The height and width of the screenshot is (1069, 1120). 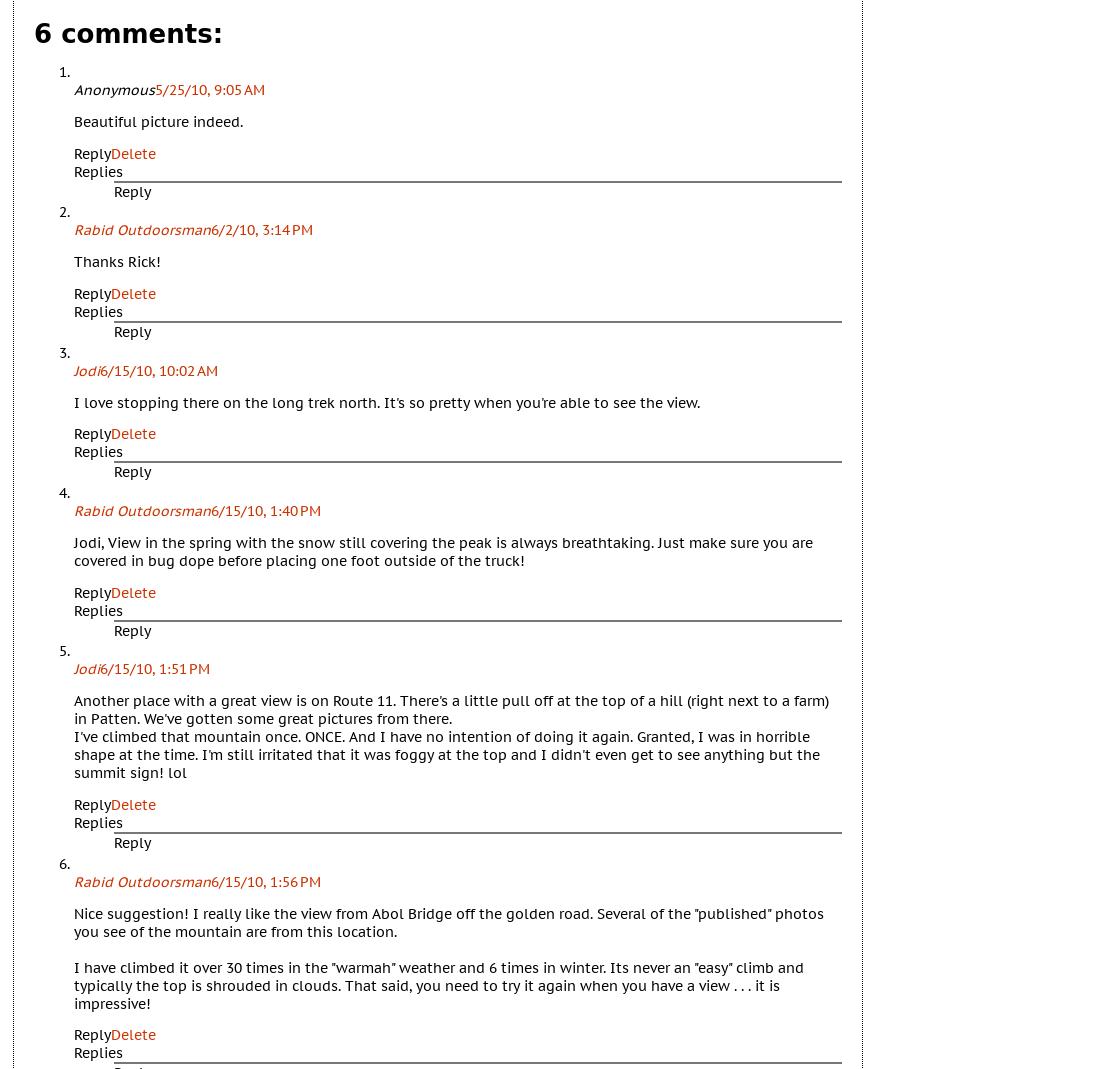 I want to click on 'Another place with a great view is on Route 11.  There's a little pull off at the top of a hill (right next to a farm) in Patten.  We've gotten some great pictures from there.', so click(x=451, y=709).